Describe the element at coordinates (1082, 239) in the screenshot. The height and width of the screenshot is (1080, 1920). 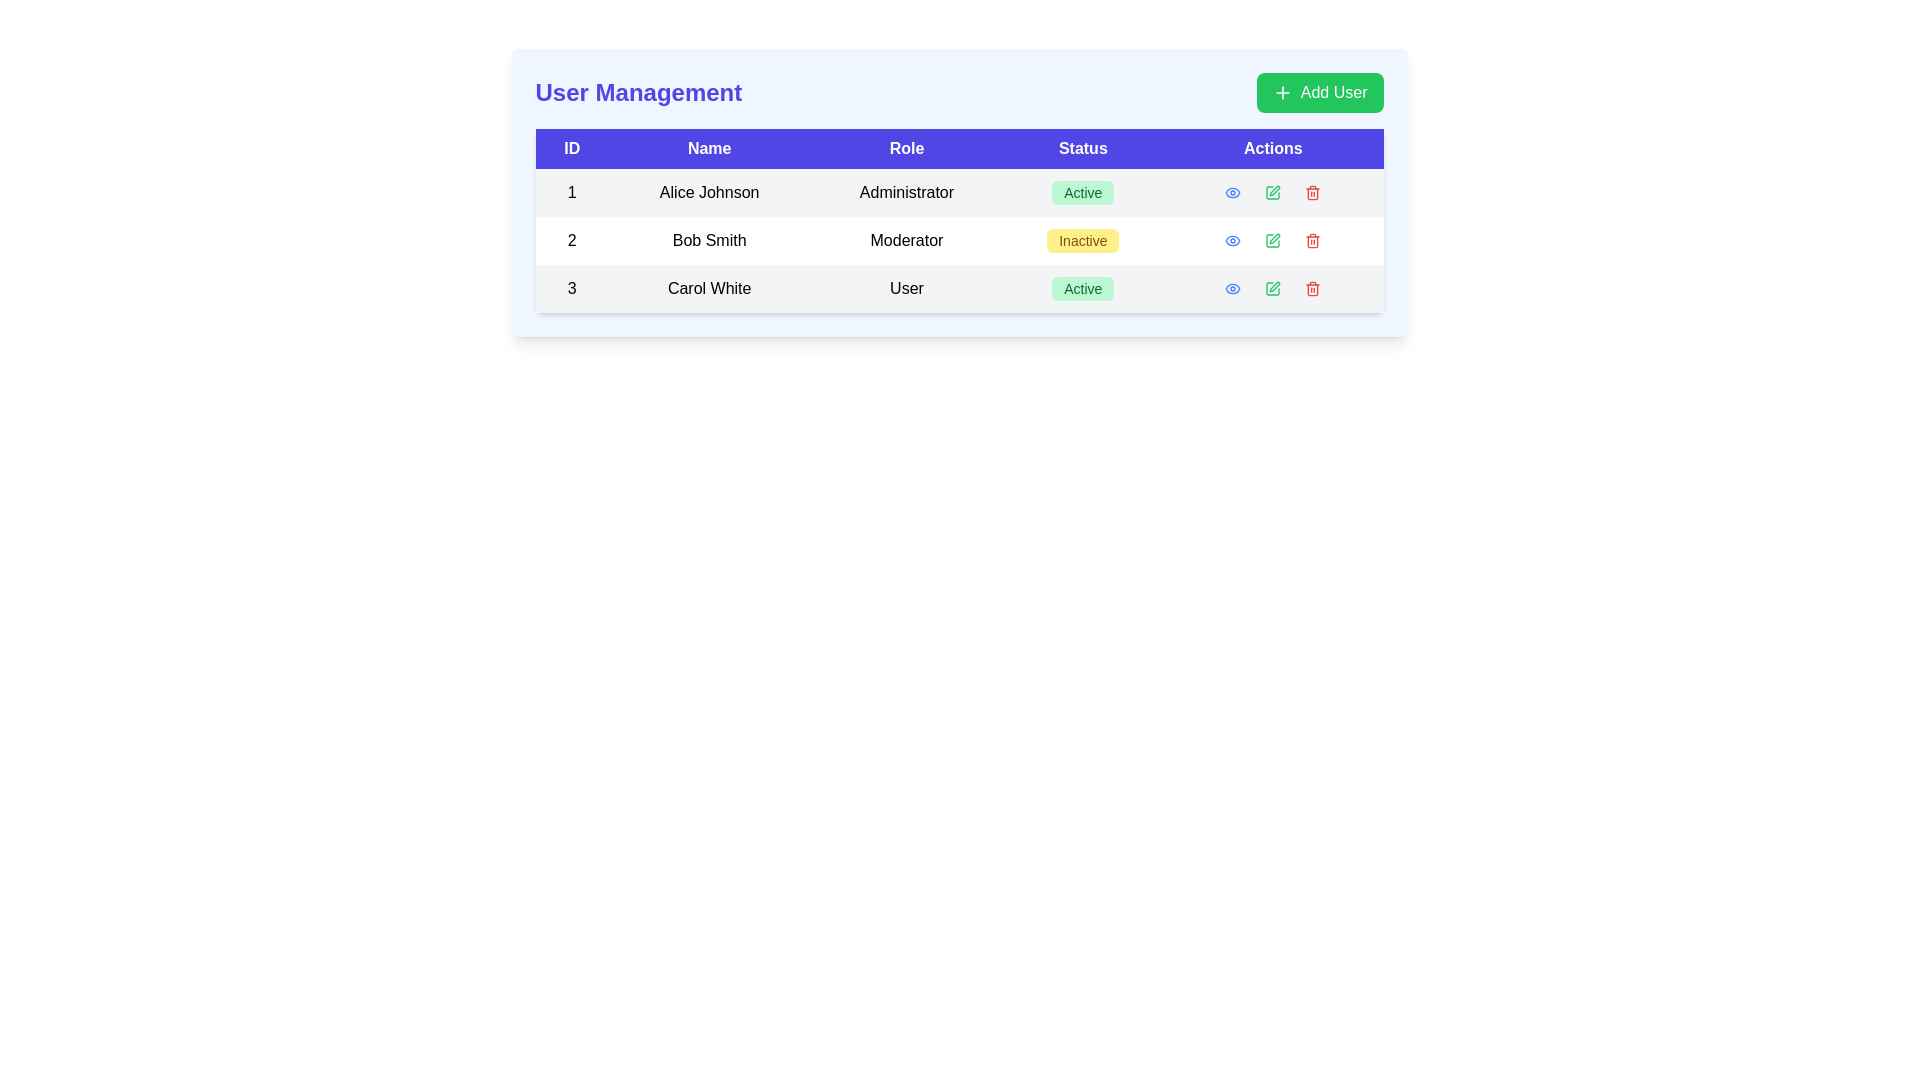
I see `the Status label with 'Inactive' text, which is a rectangular button with rounded corners and a yellow background located in the second row of a table under the 'Status' column` at that location.